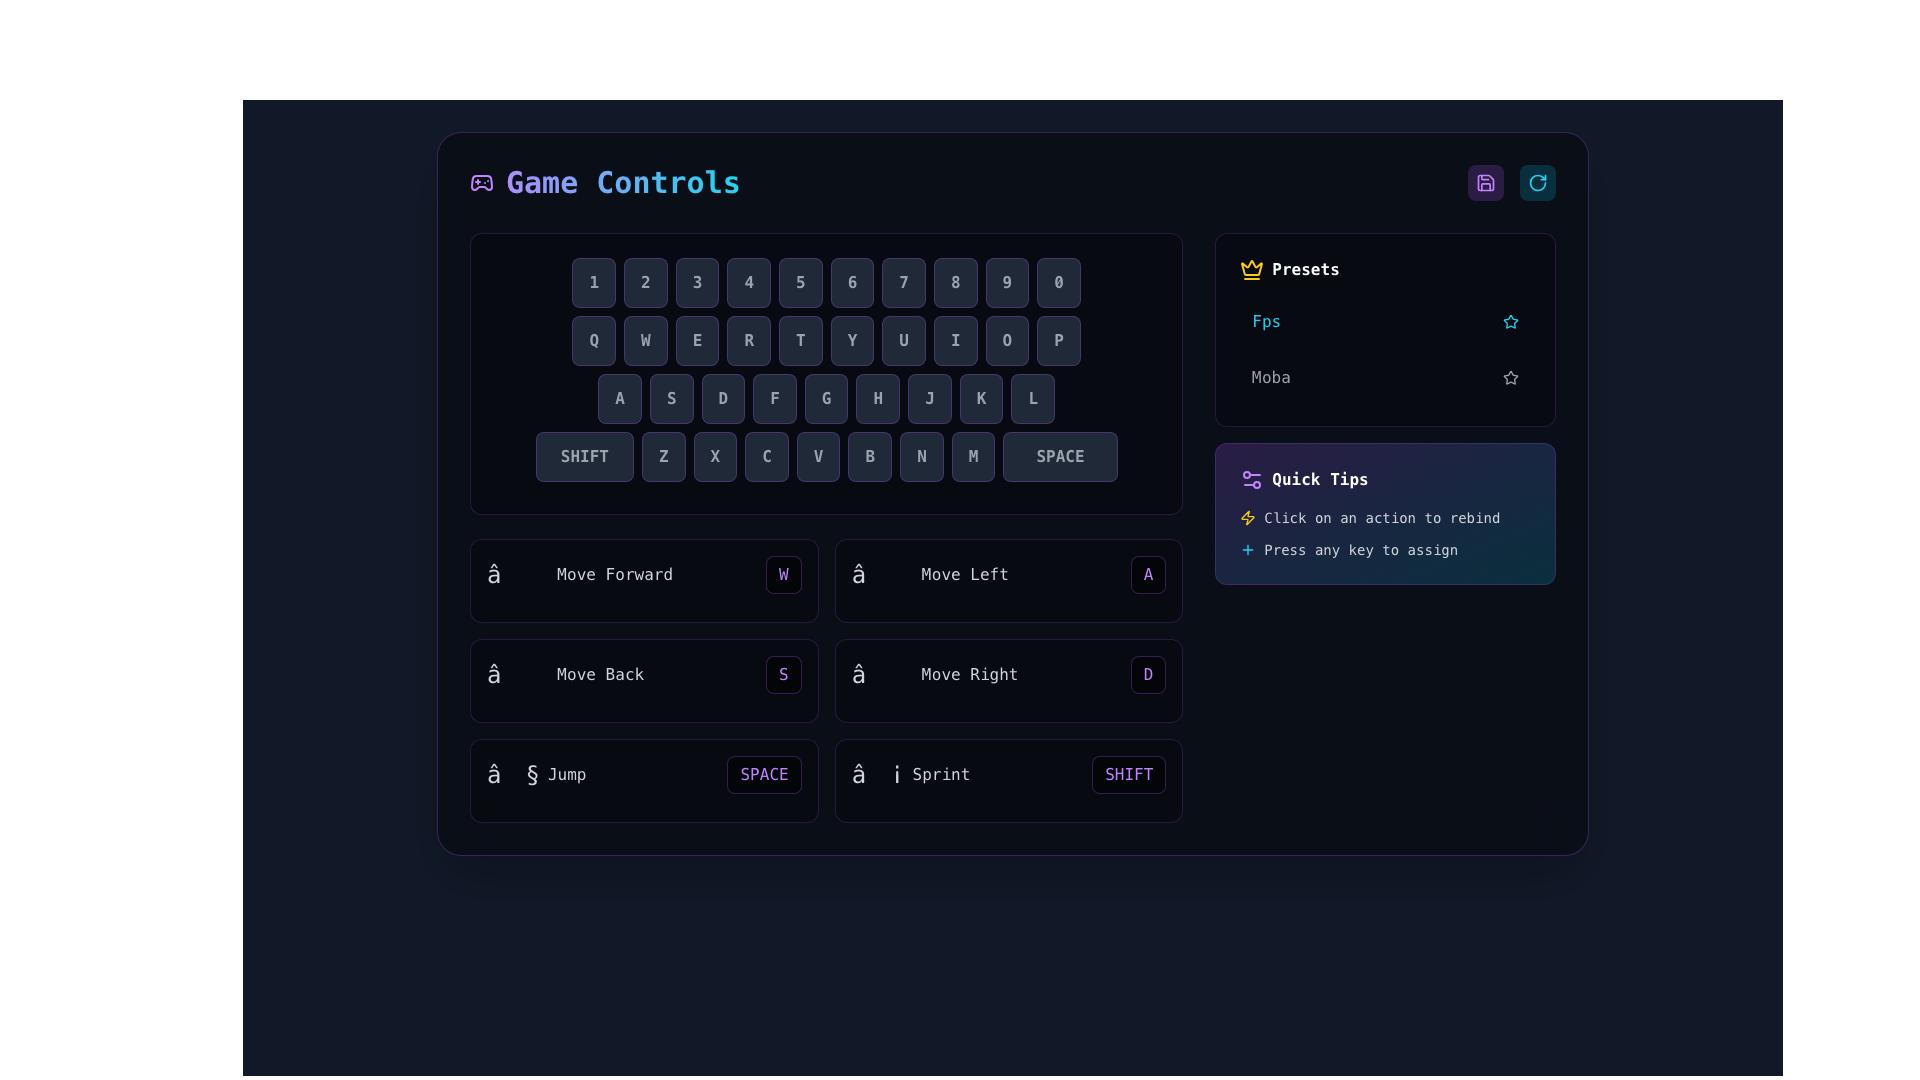 The width and height of the screenshot is (1920, 1080). Describe the element at coordinates (536, 774) in the screenshot. I see `the 'Jump' composite label element, which displays the symbol '§' and is located in the control instruction list on the lower portion of the game settings interface` at that location.